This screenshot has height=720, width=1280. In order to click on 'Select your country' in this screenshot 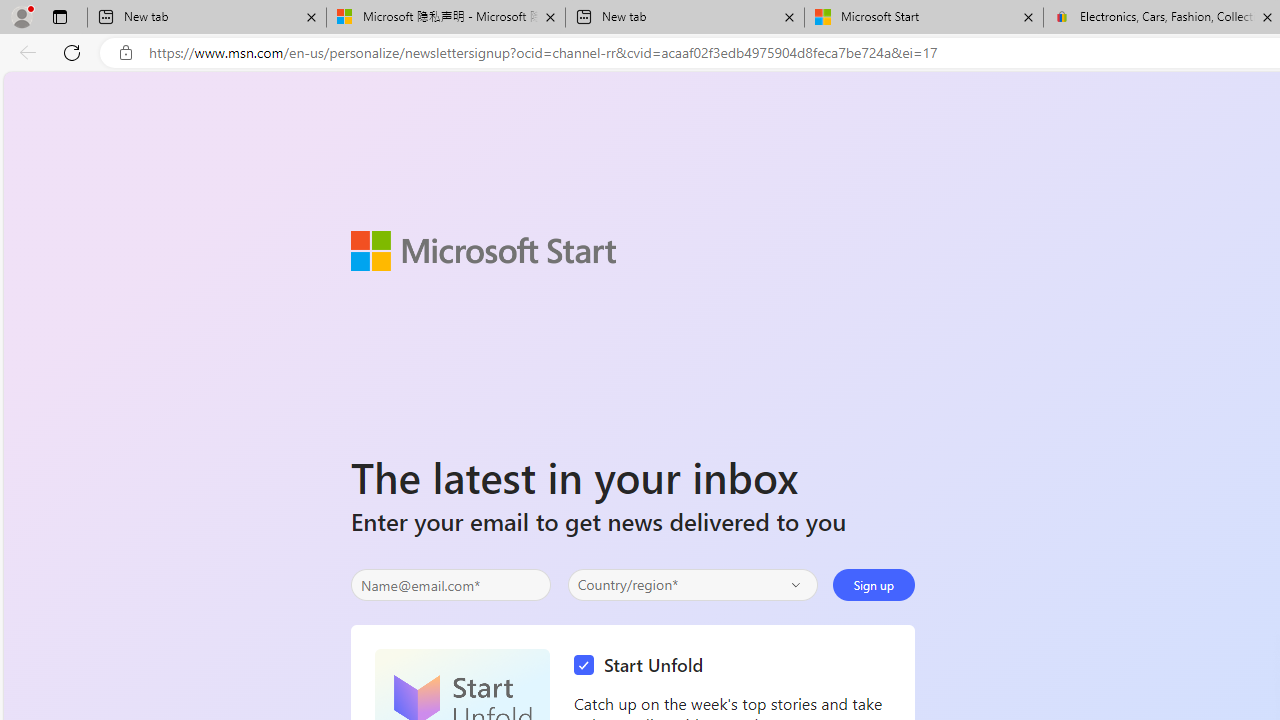, I will do `click(692, 585)`.